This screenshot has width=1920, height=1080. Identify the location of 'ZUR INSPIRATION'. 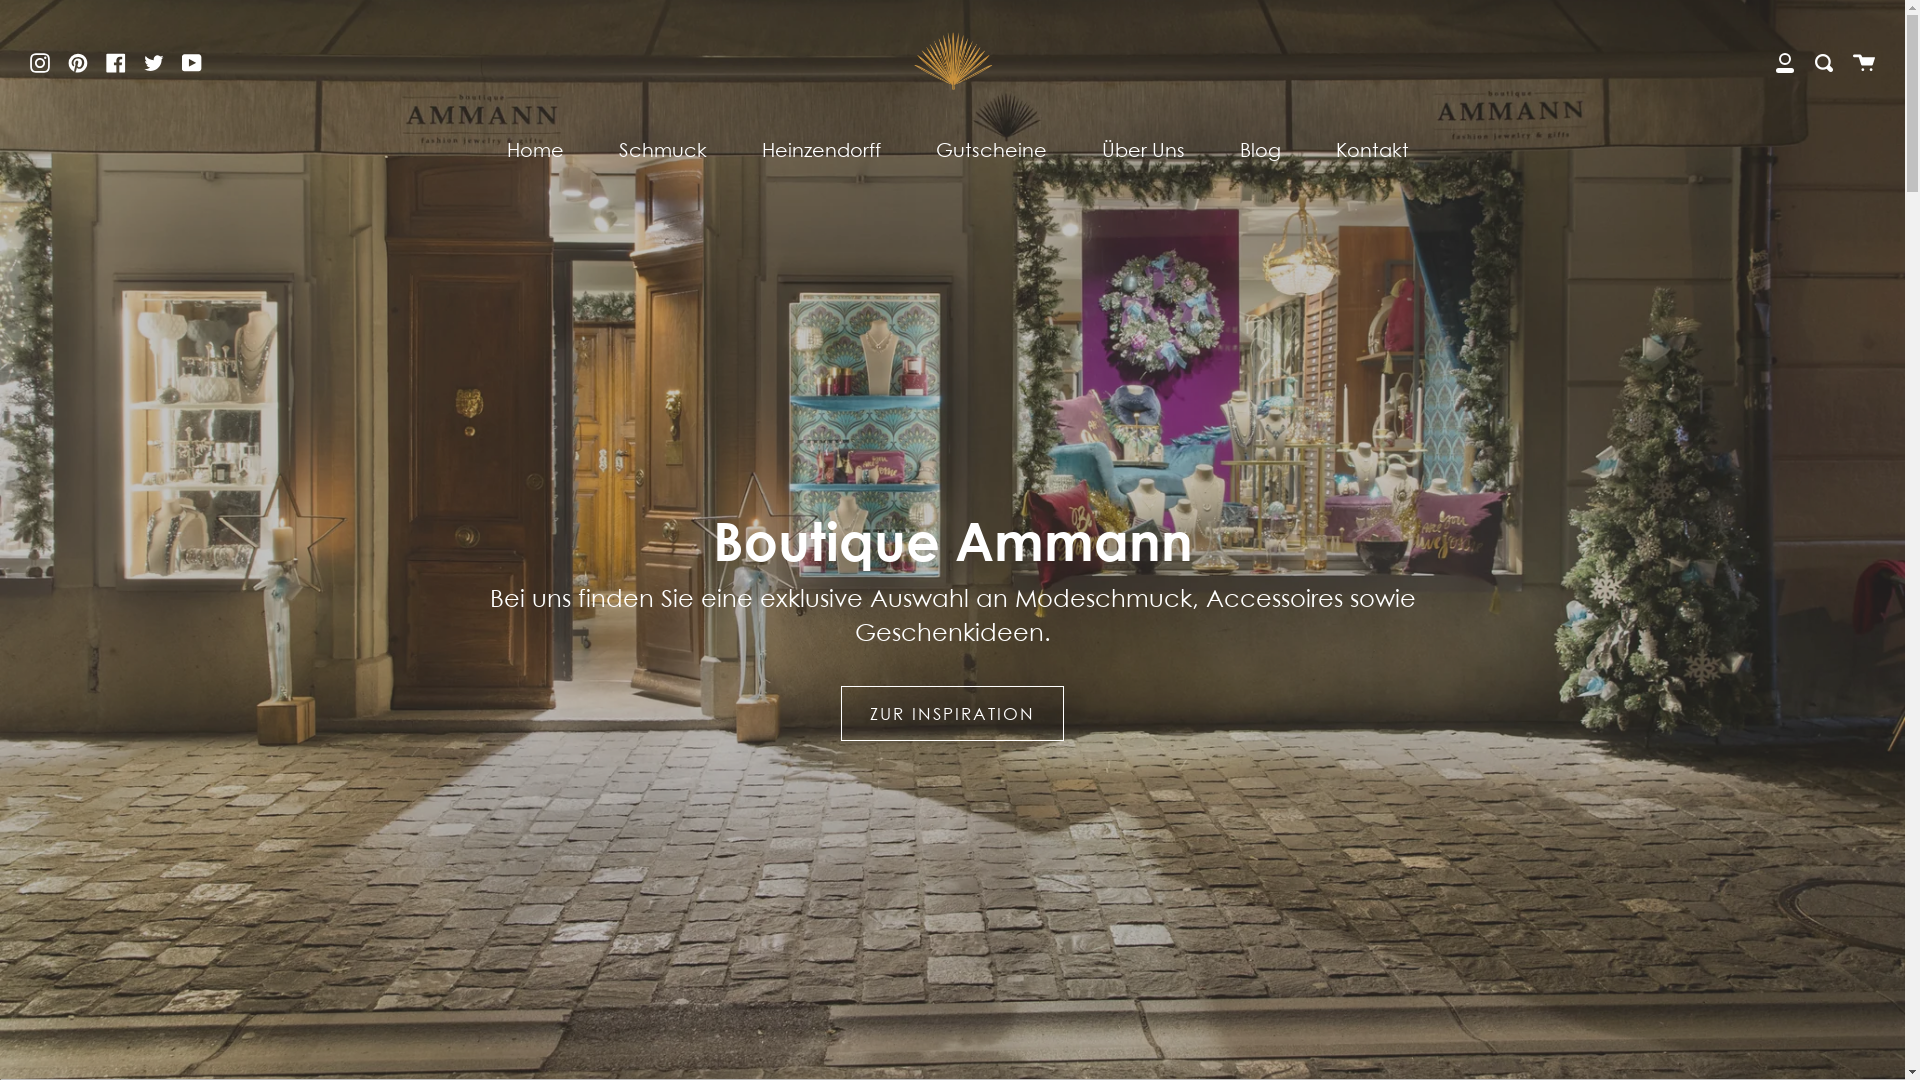
(951, 712).